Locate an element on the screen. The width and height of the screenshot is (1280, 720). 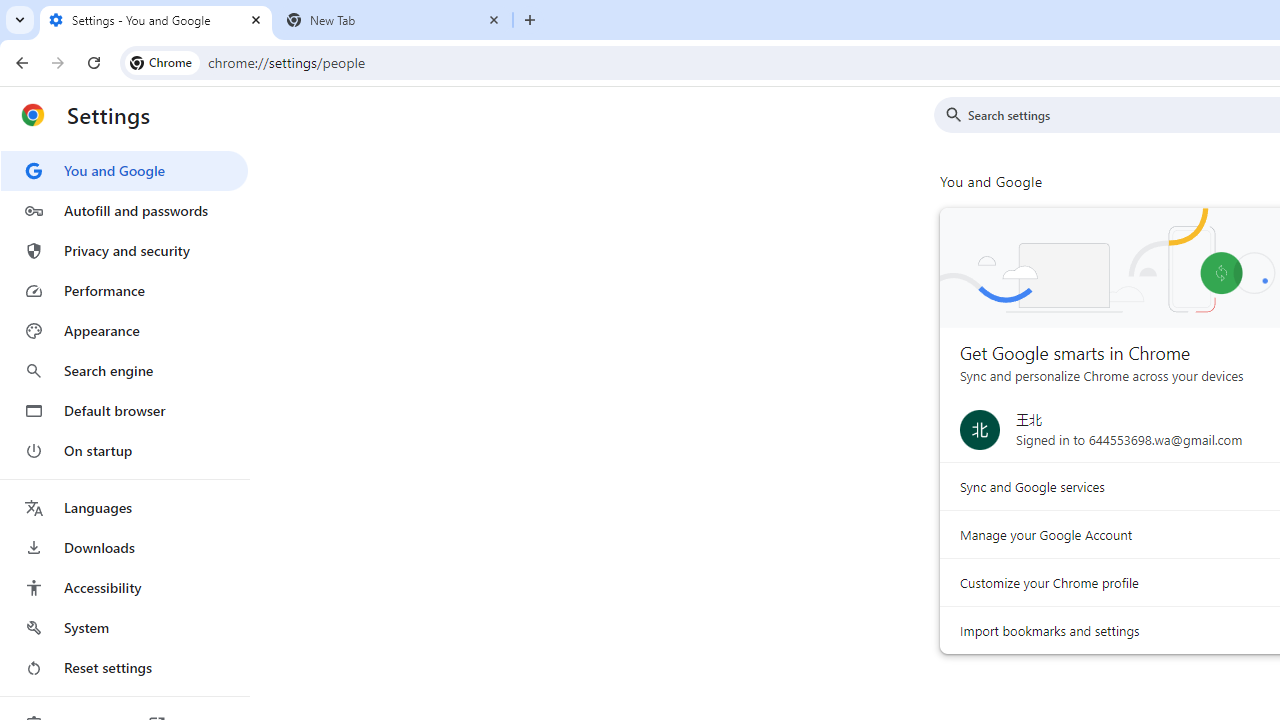
'Accessibility' is located at coordinates (123, 586).